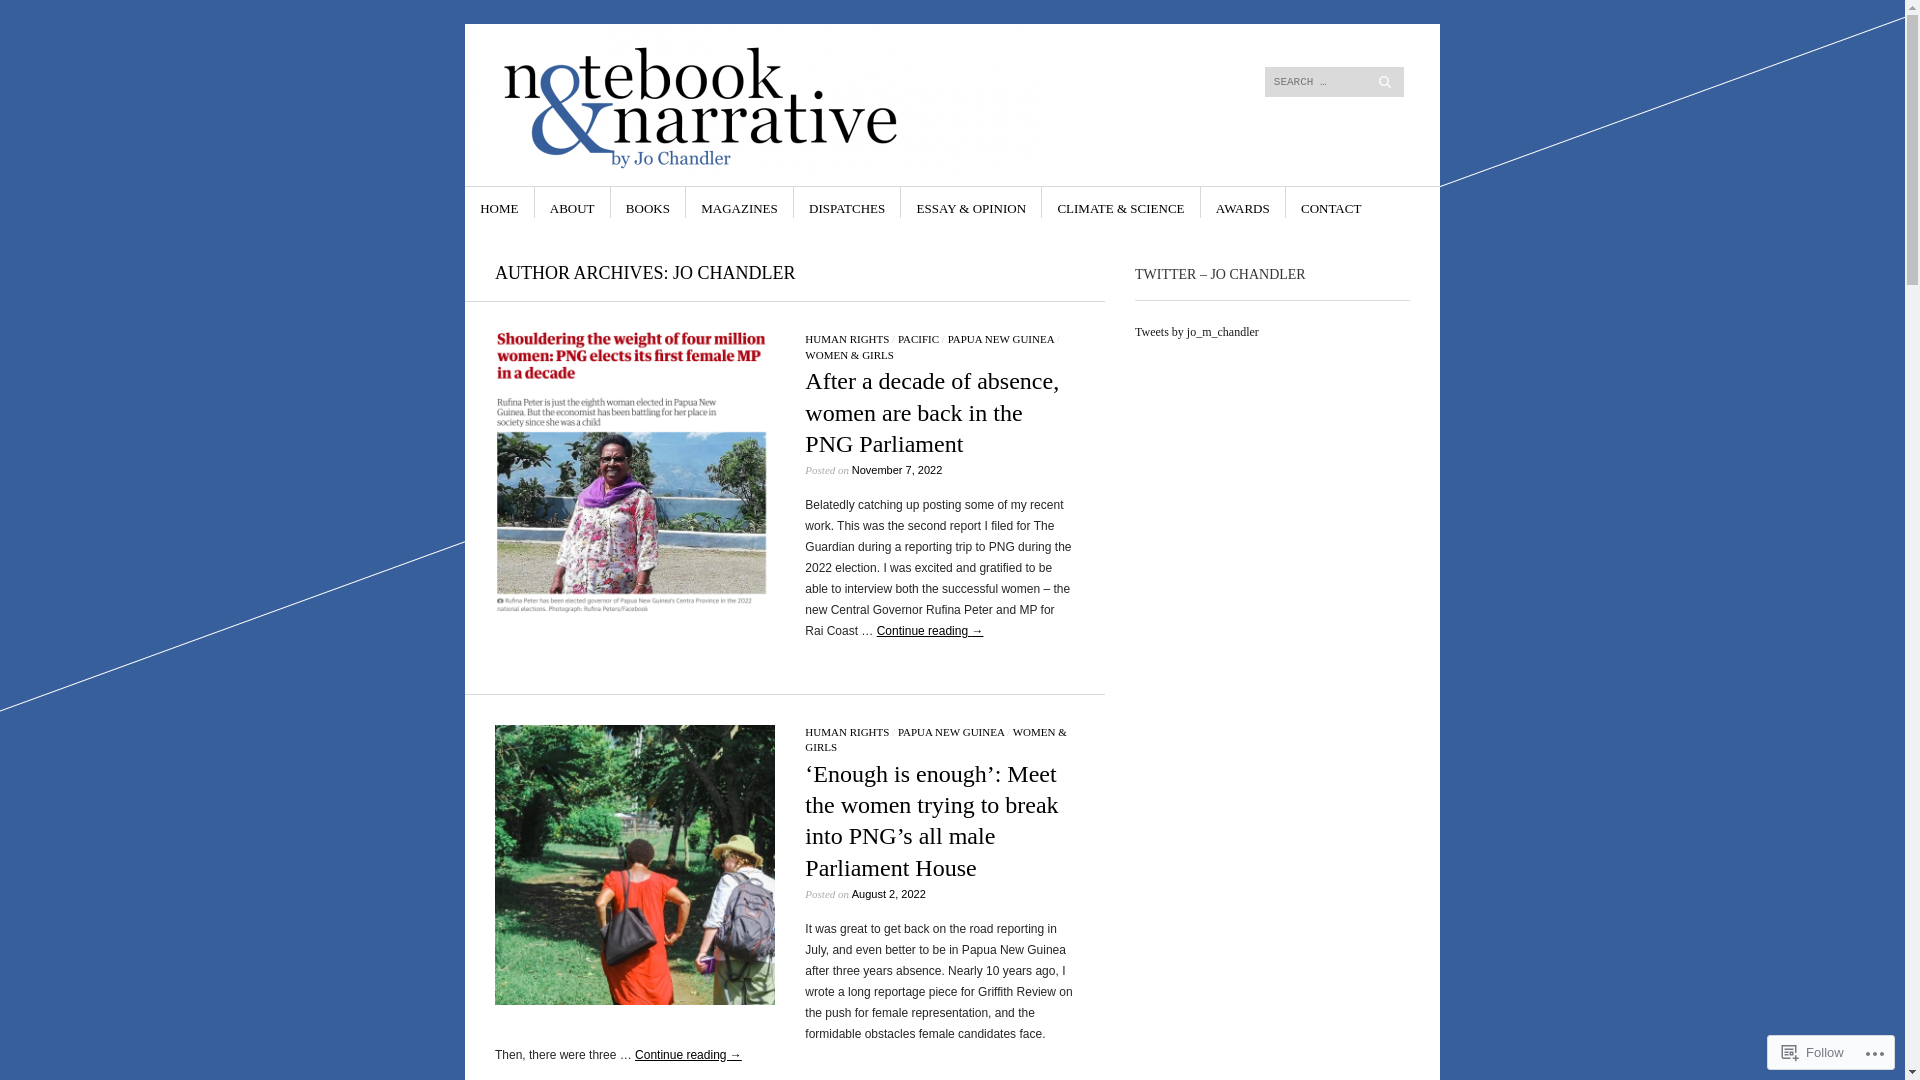  Describe the element at coordinates (1813, 1051) in the screenshot. I see `'Follow'` at that location.